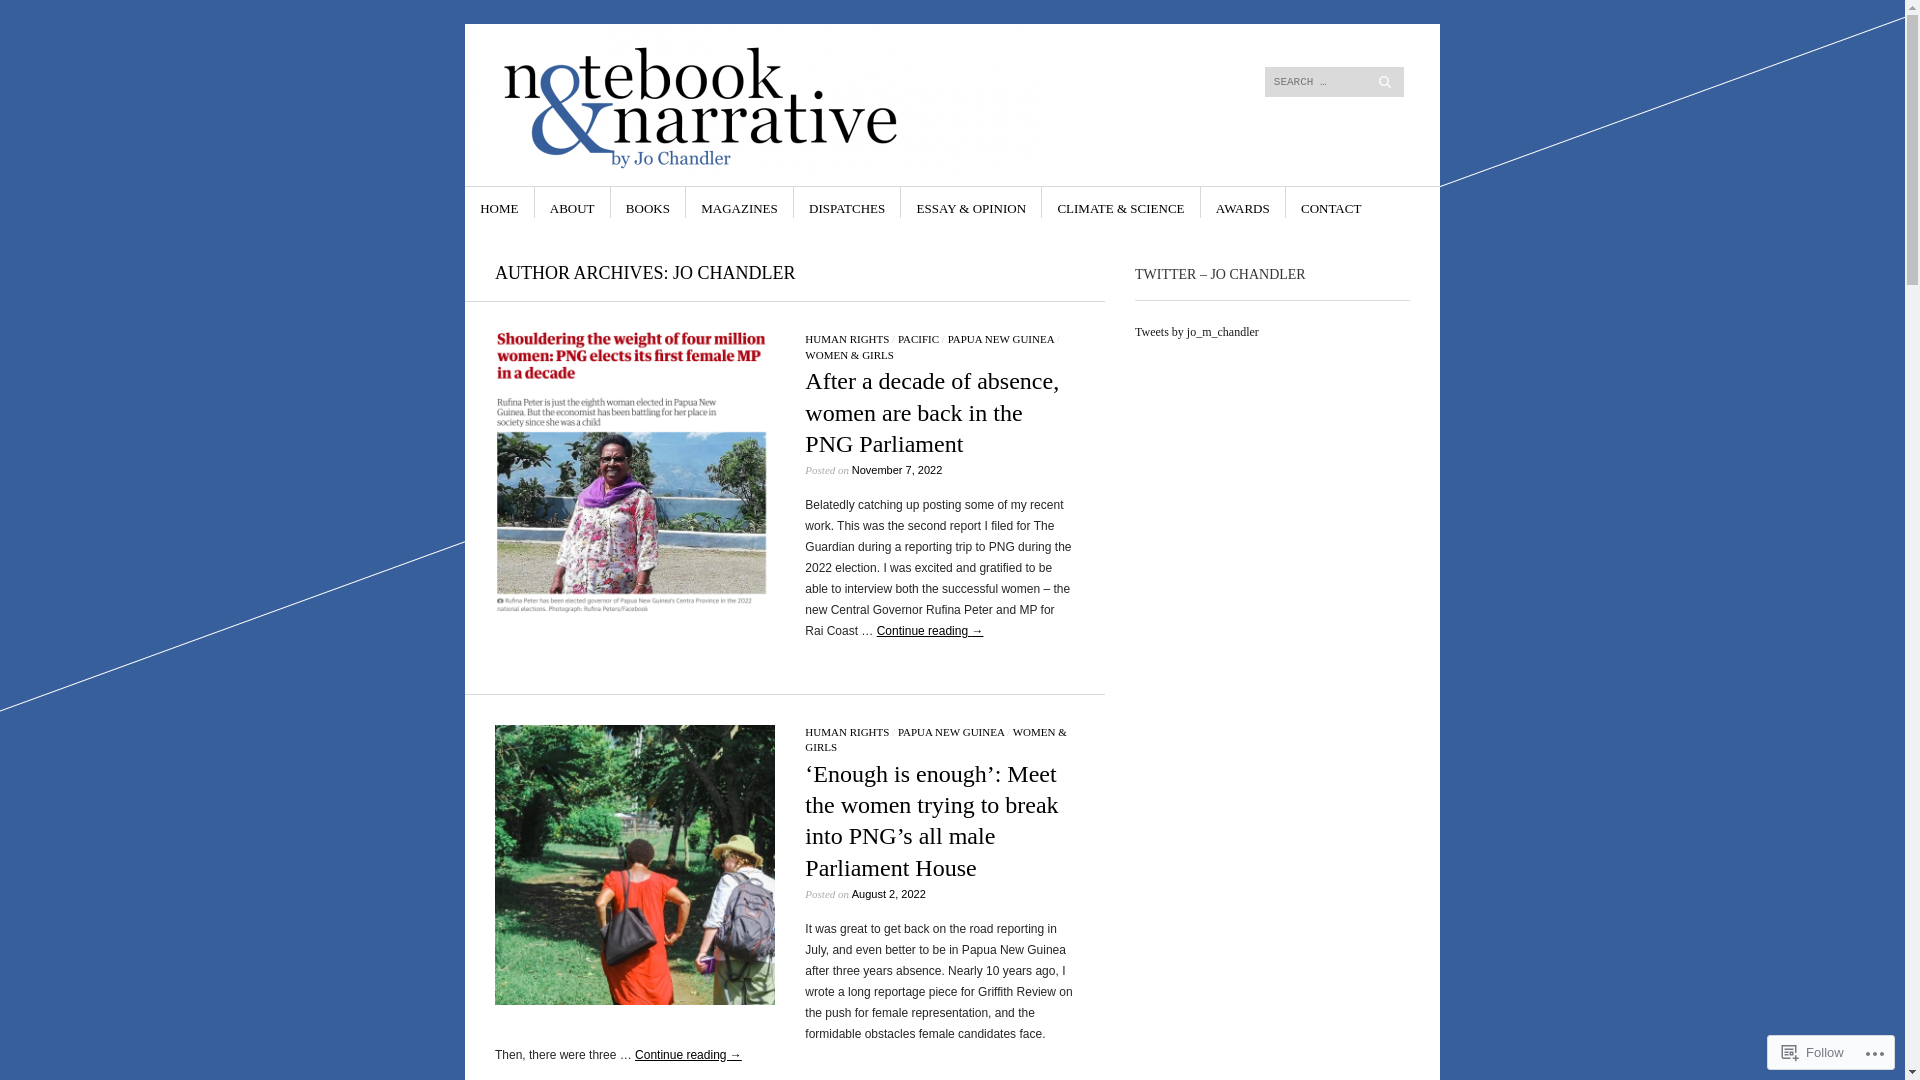  Describe the element at coordinates (1813, 1051) in the screenshot. I see `'Follow'` at that location.